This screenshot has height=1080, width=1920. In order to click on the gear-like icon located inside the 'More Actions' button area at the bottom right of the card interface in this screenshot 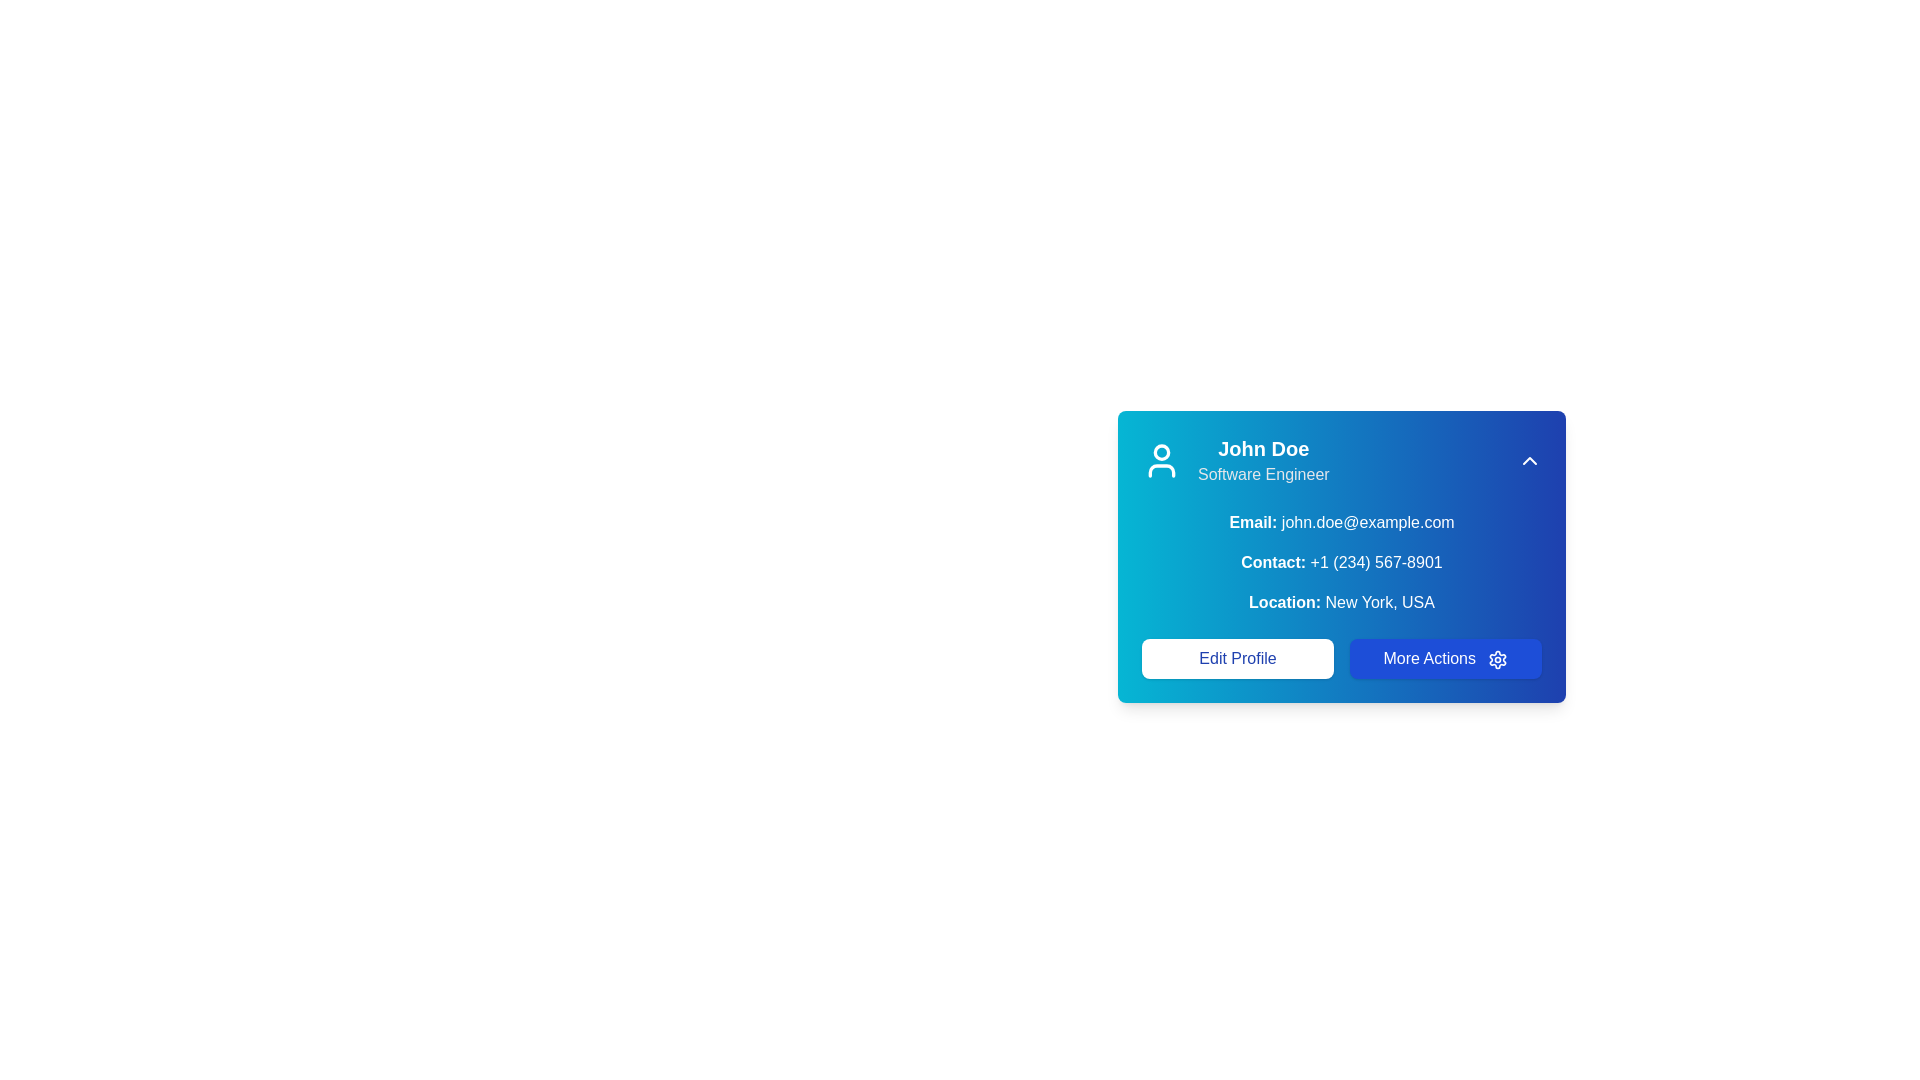, I will do `click(1498, 659)`.